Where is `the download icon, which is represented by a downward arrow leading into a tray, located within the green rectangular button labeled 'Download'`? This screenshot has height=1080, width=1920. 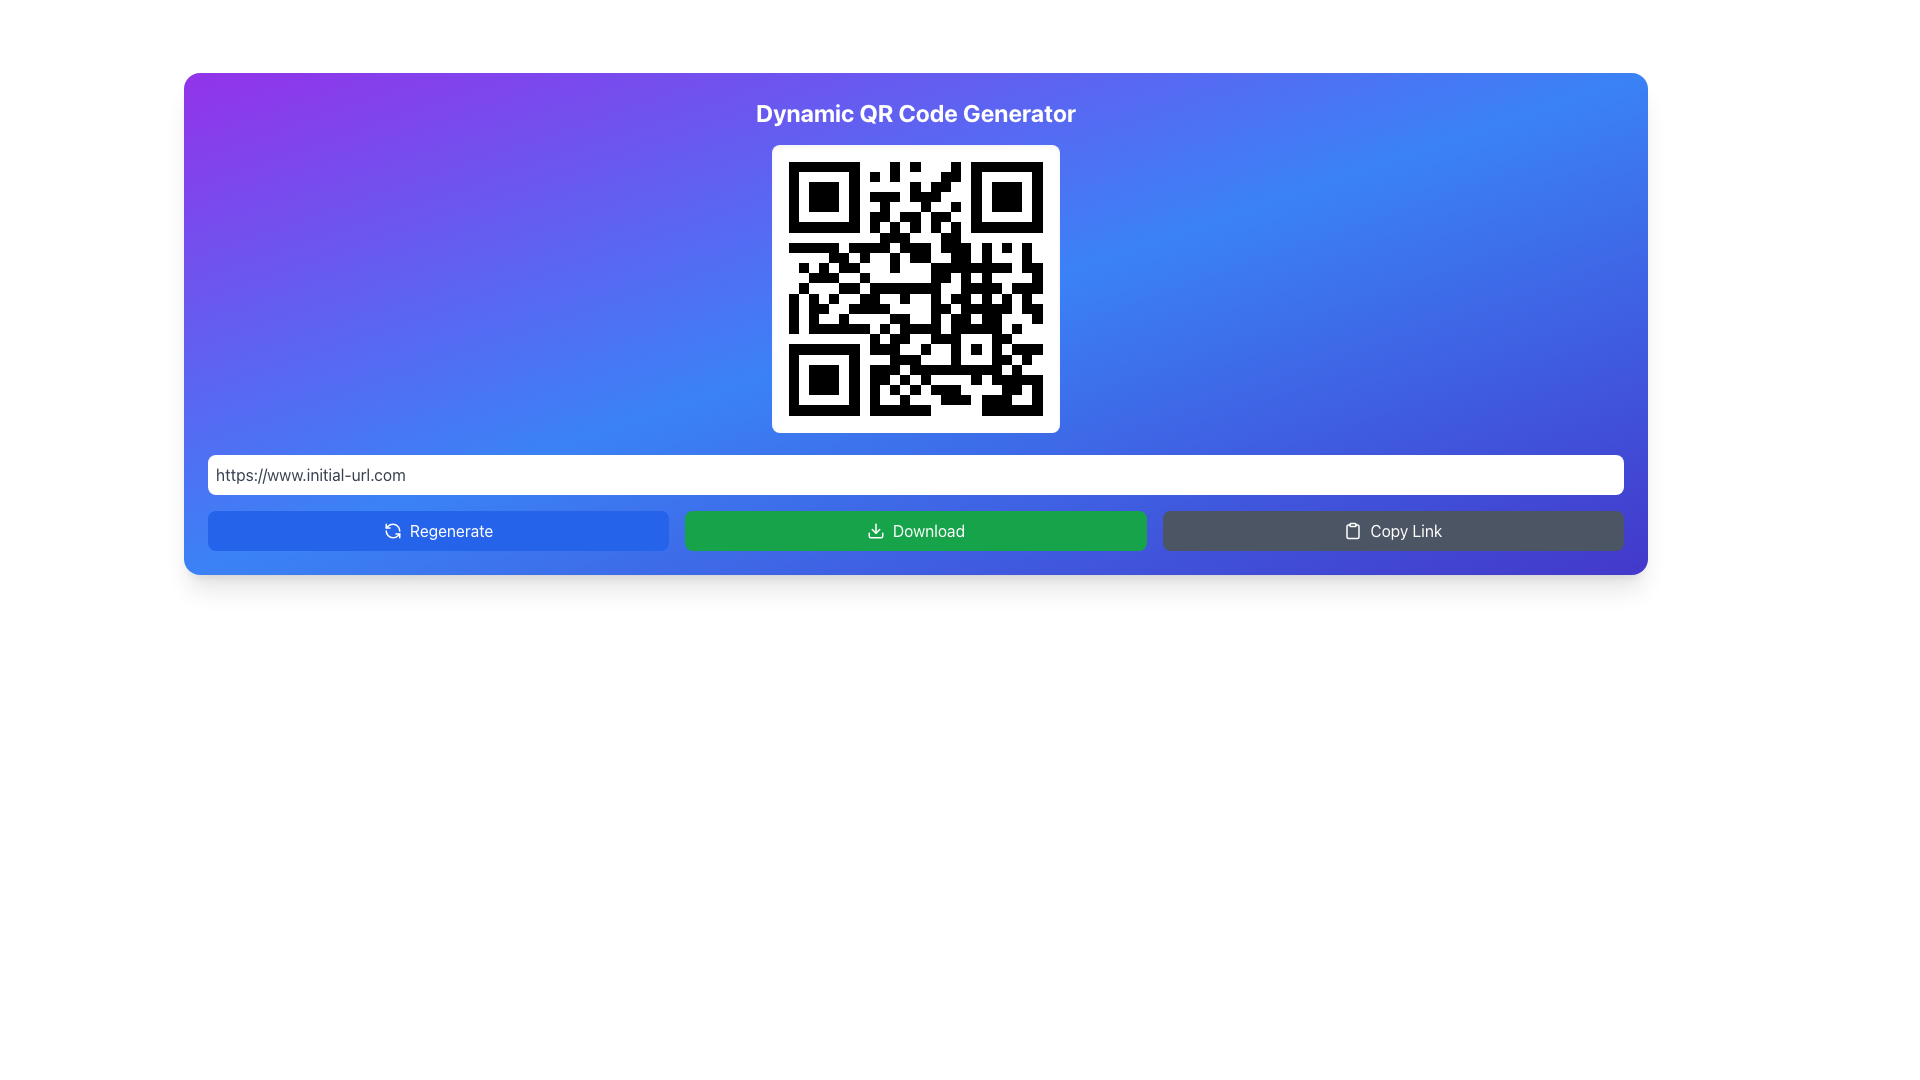
the download icon, which is represented by a downward arrow leading into a tray, located within the green rectangular button labeled 'Download' is located at coordinates (875, 530).